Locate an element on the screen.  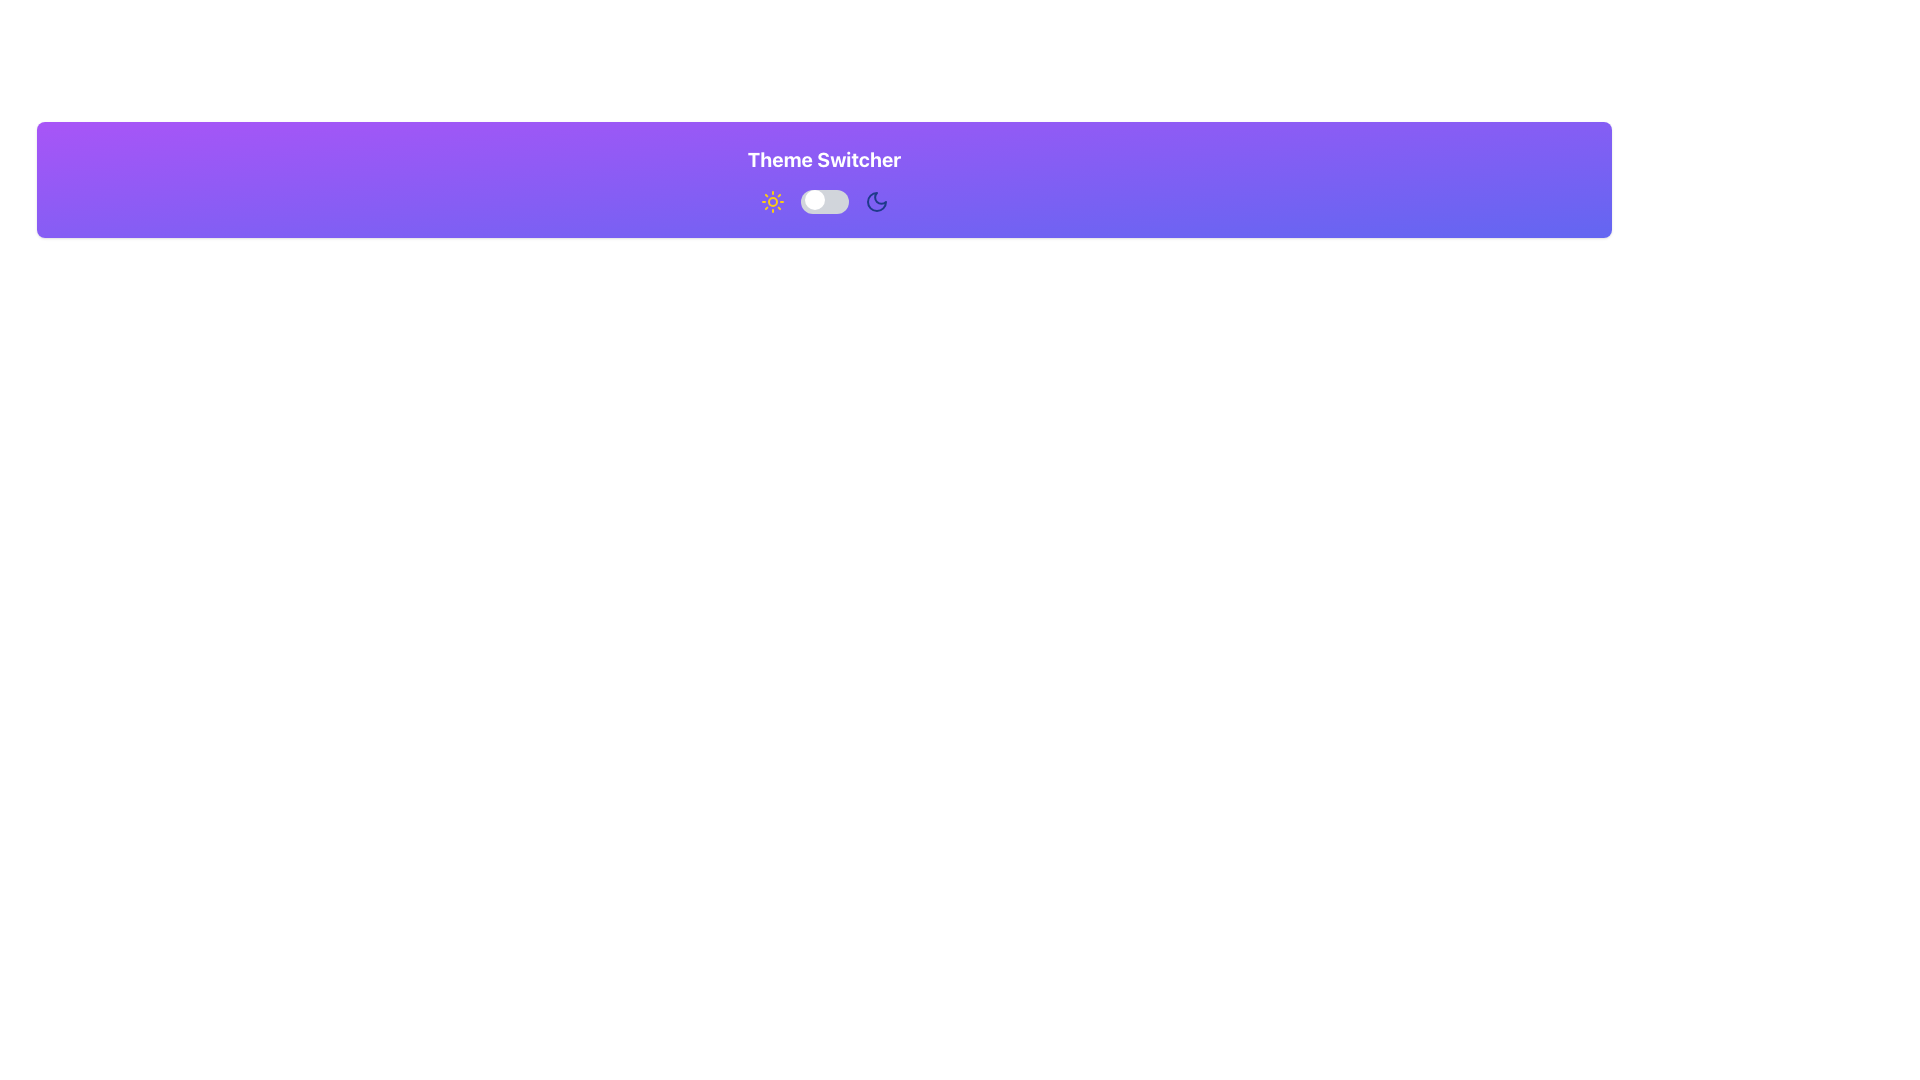
the theme toggle switch button located centrally between the yellow sun icon and the dark blue moon icon in the 'Theme Switcher' section is located at coordinates (824, 201).